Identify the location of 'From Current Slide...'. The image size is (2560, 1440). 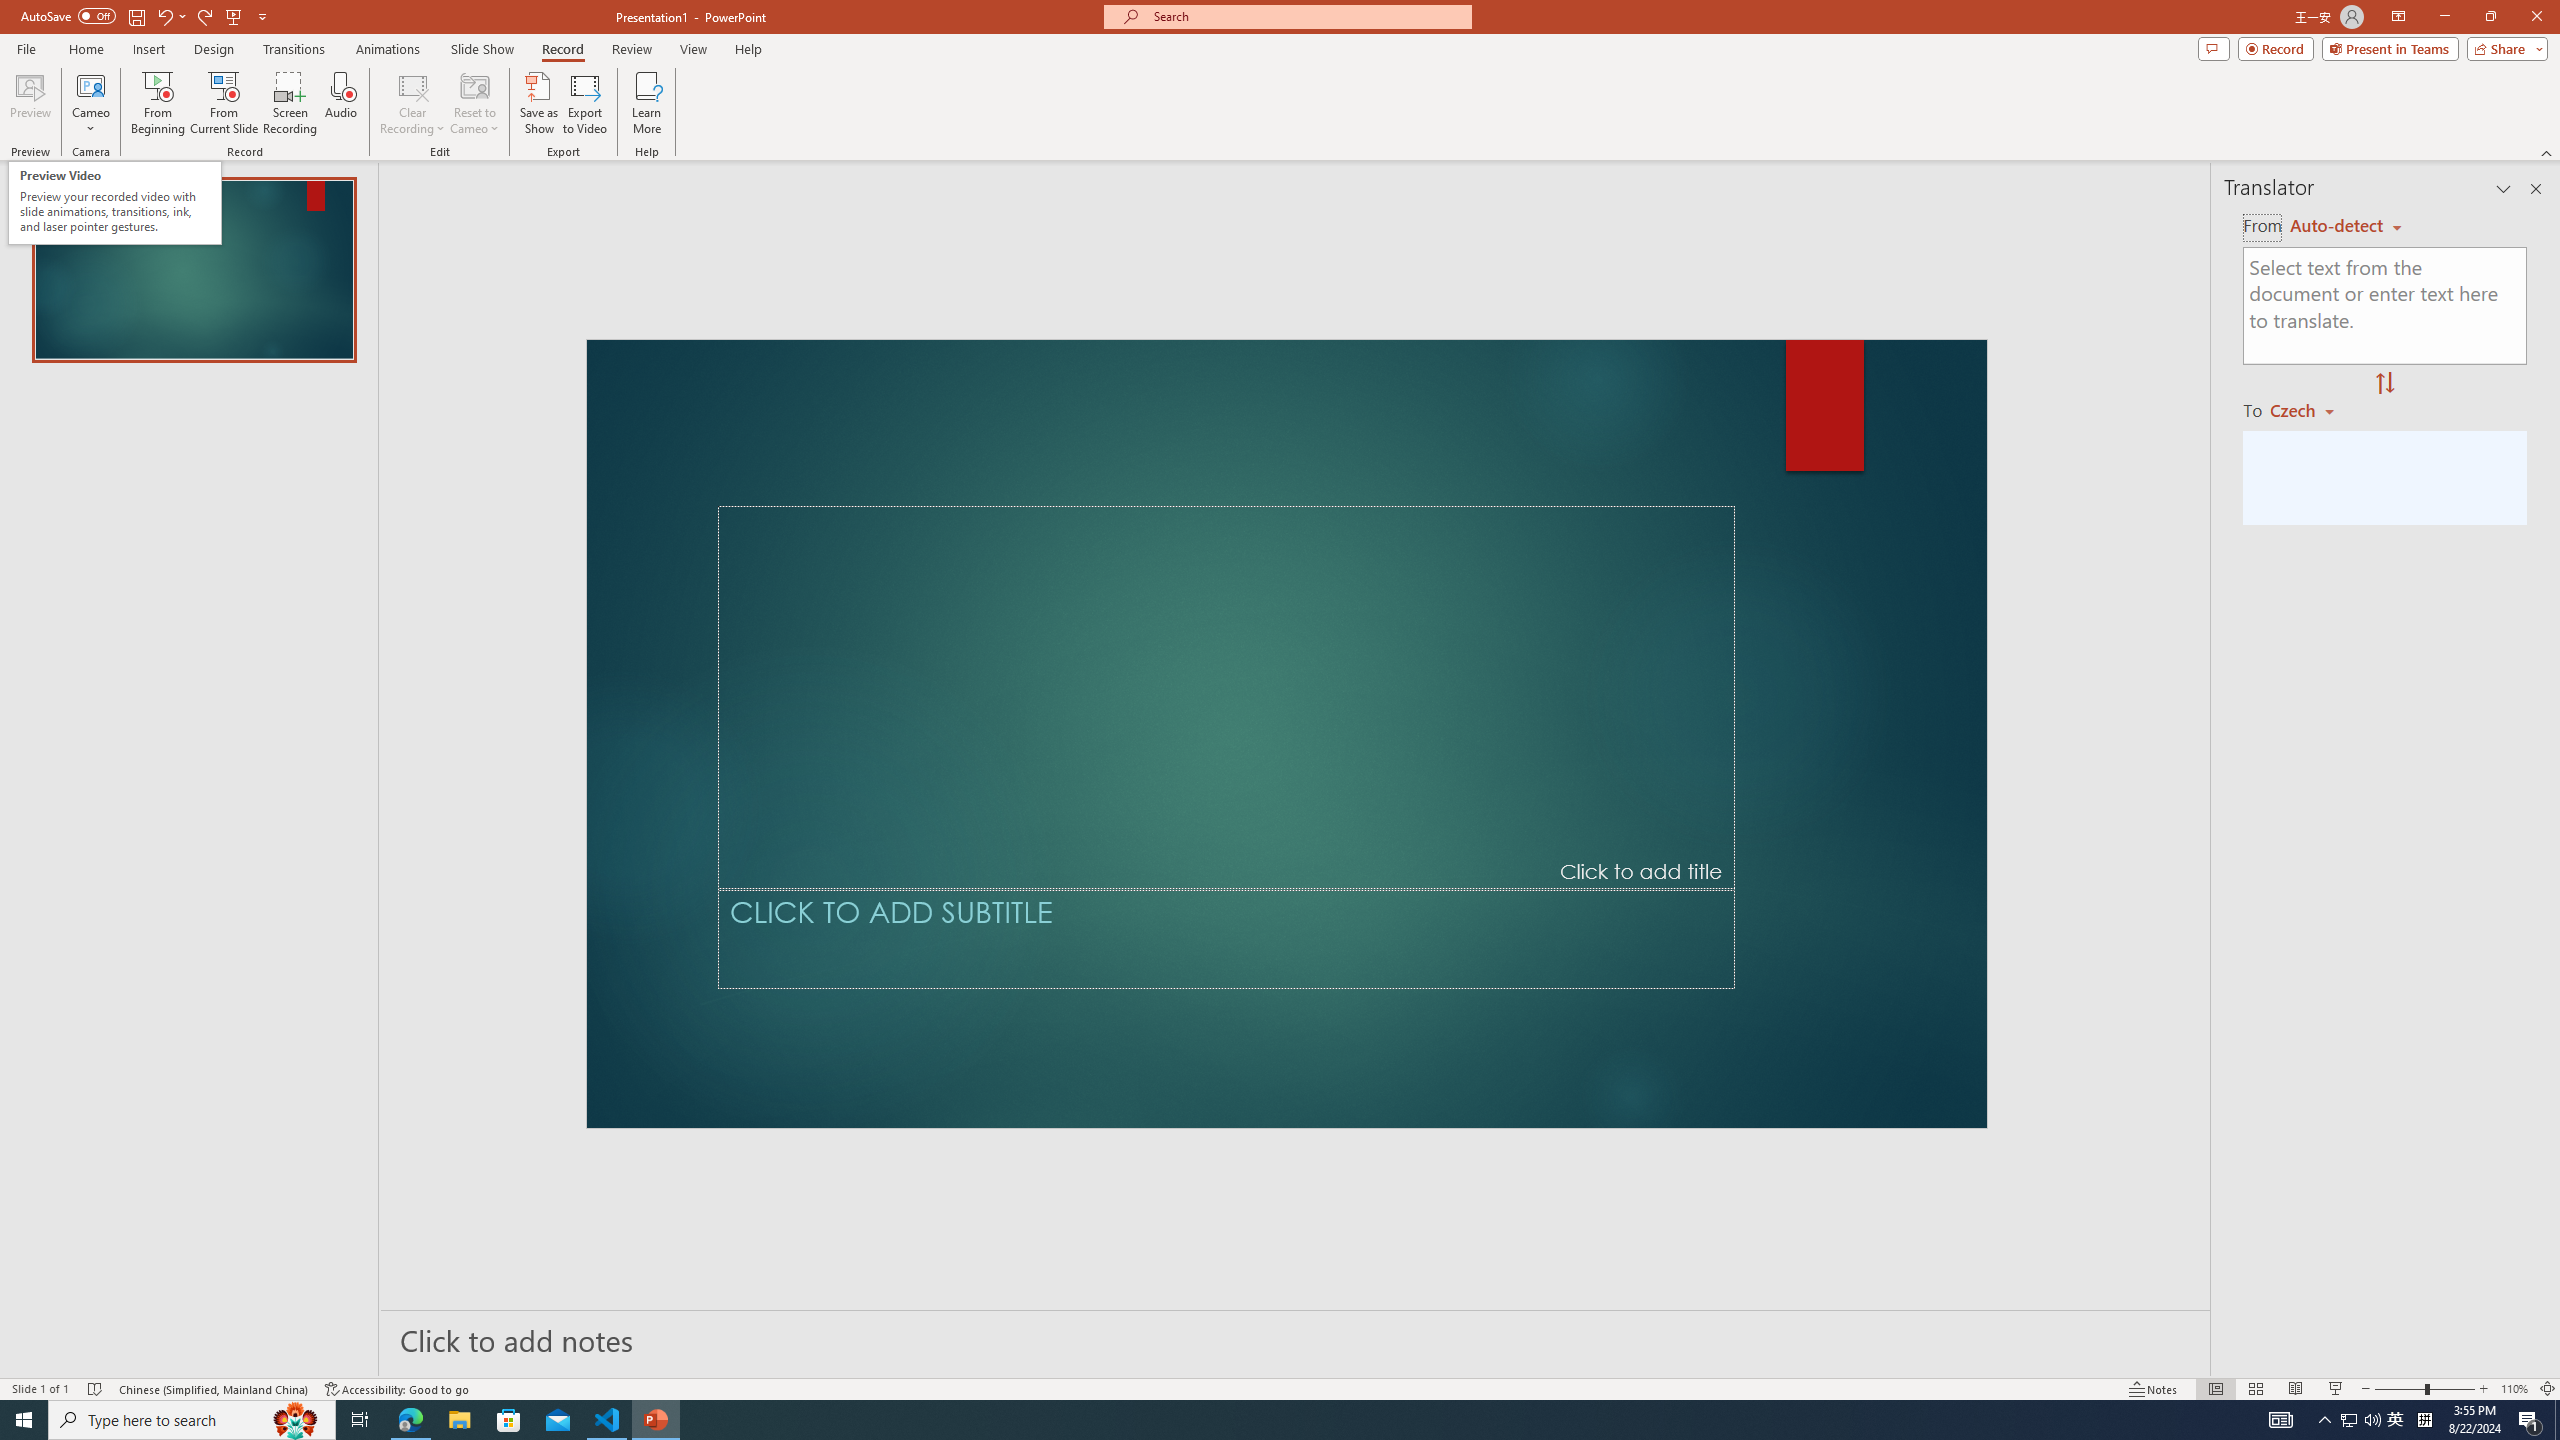
(224, 103).